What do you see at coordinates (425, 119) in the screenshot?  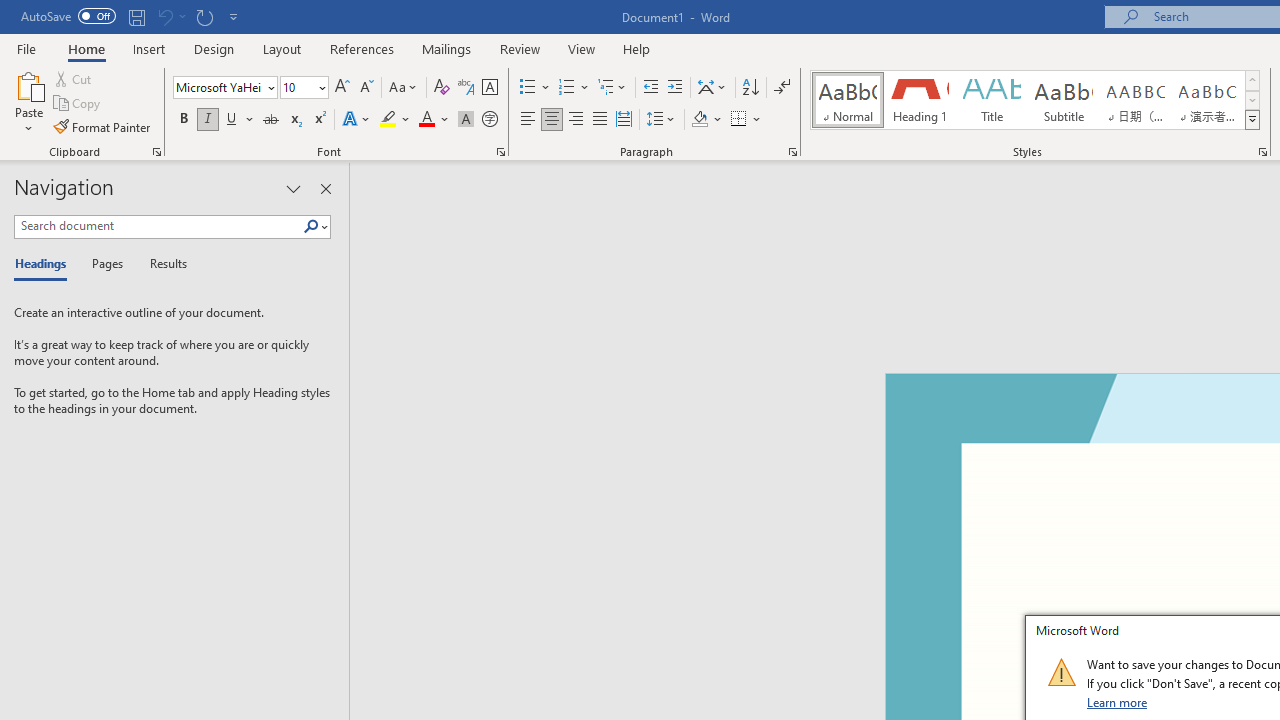 I see `'Font Color Red'` at bounding box center [425, 119].